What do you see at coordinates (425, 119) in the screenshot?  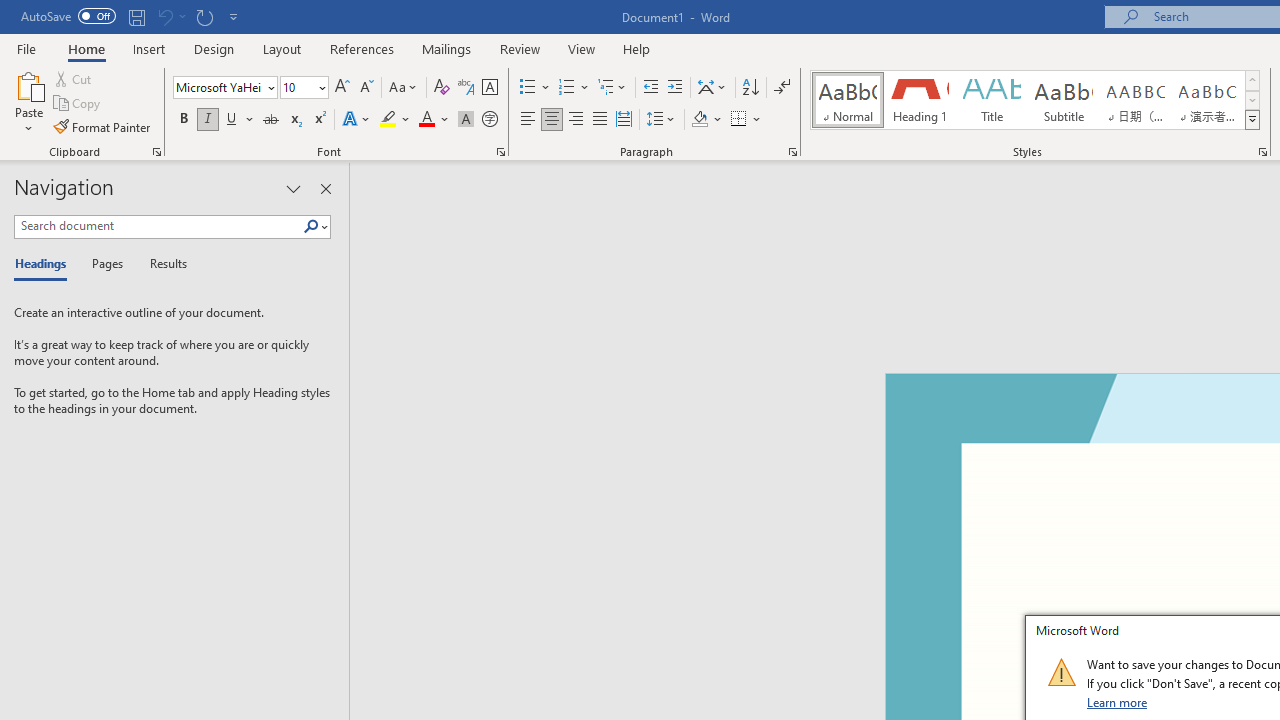 I see `'Font Color Red'` at bounding box center [425, 119].